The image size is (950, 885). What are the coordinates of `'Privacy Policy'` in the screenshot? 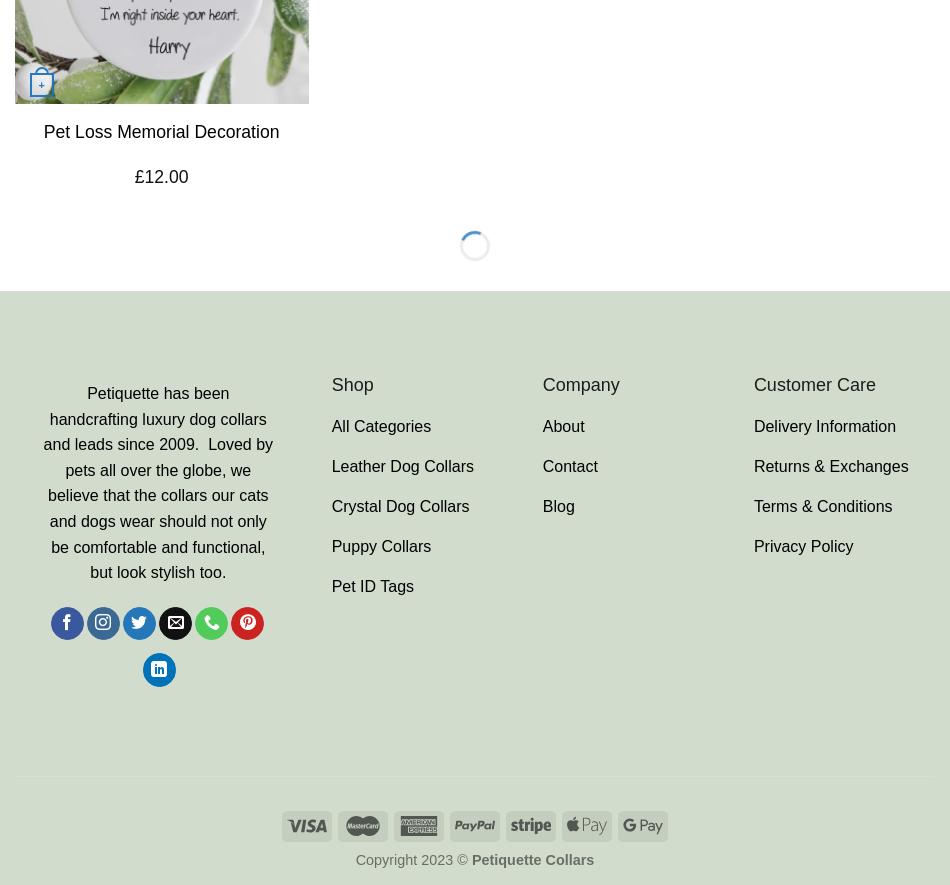 It's located at (751, 544).